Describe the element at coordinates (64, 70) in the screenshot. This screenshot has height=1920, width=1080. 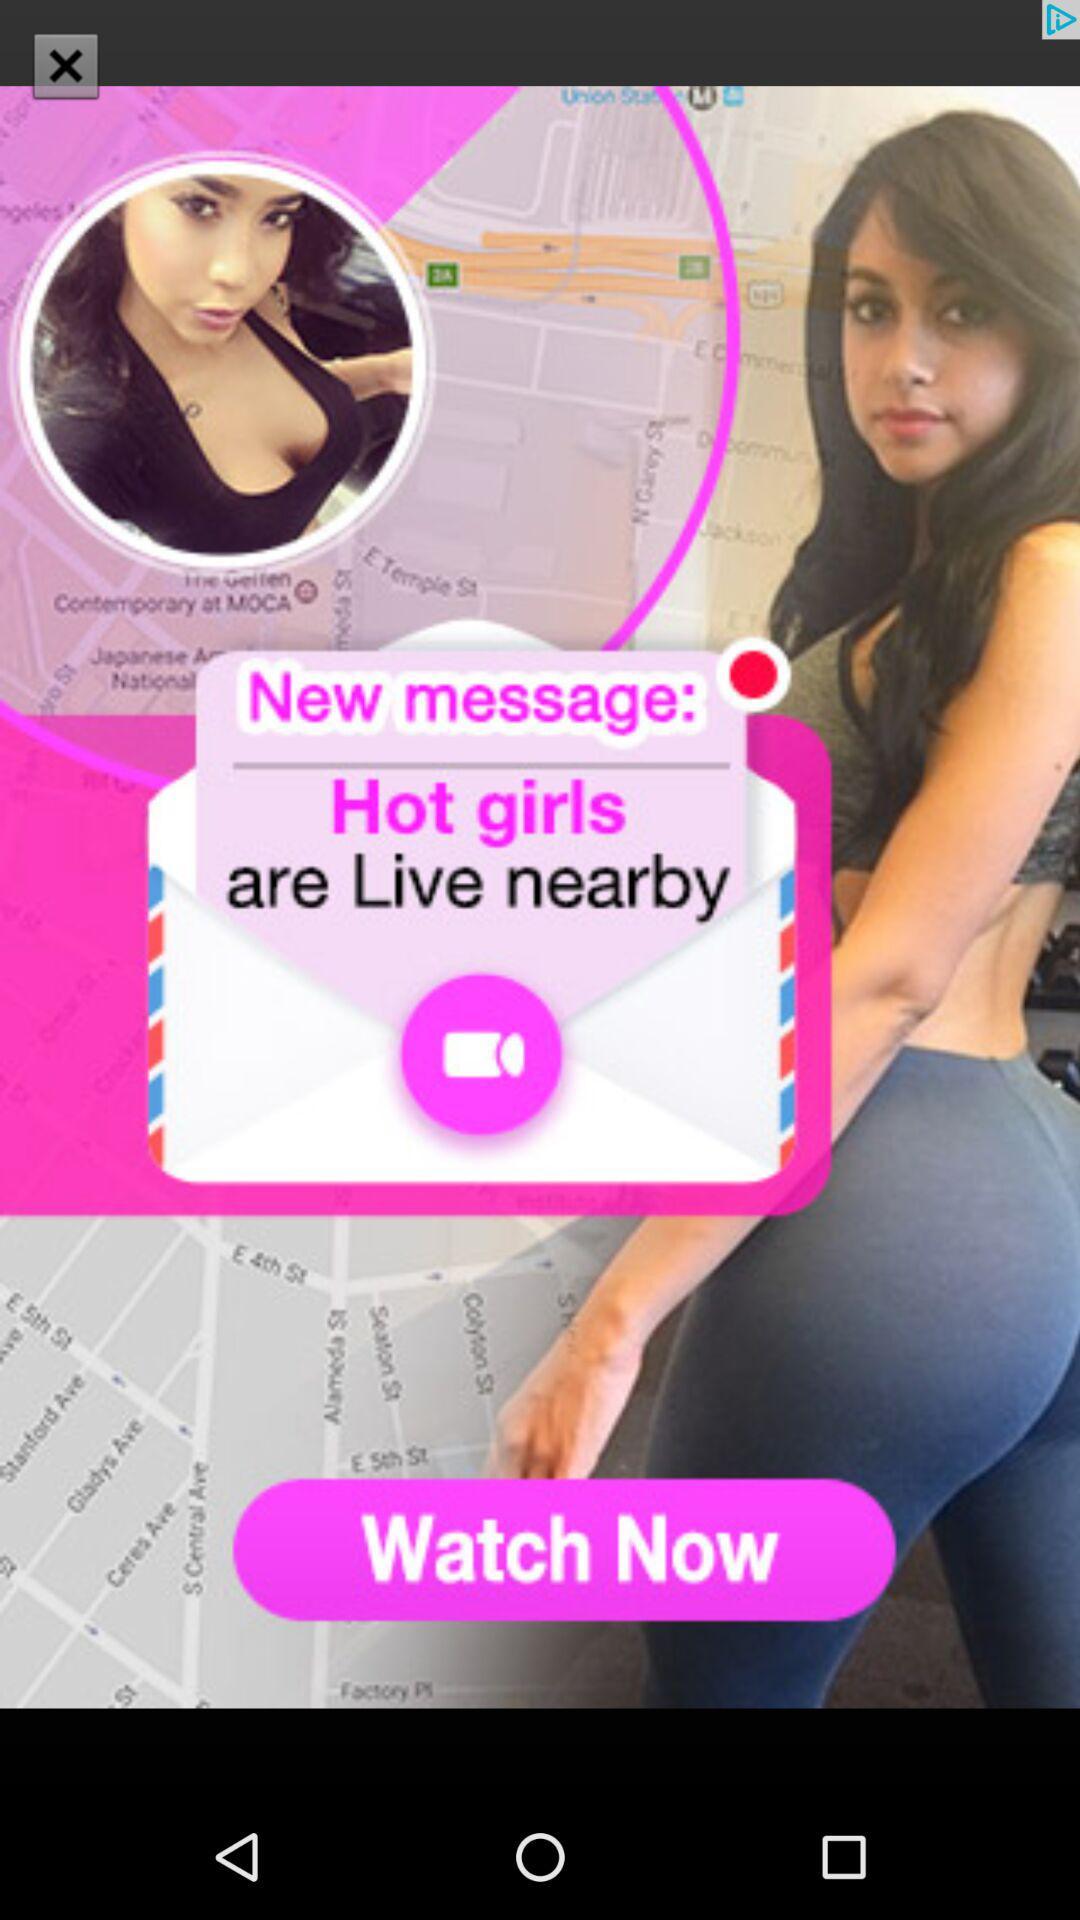
I see `the close icon` at that location.